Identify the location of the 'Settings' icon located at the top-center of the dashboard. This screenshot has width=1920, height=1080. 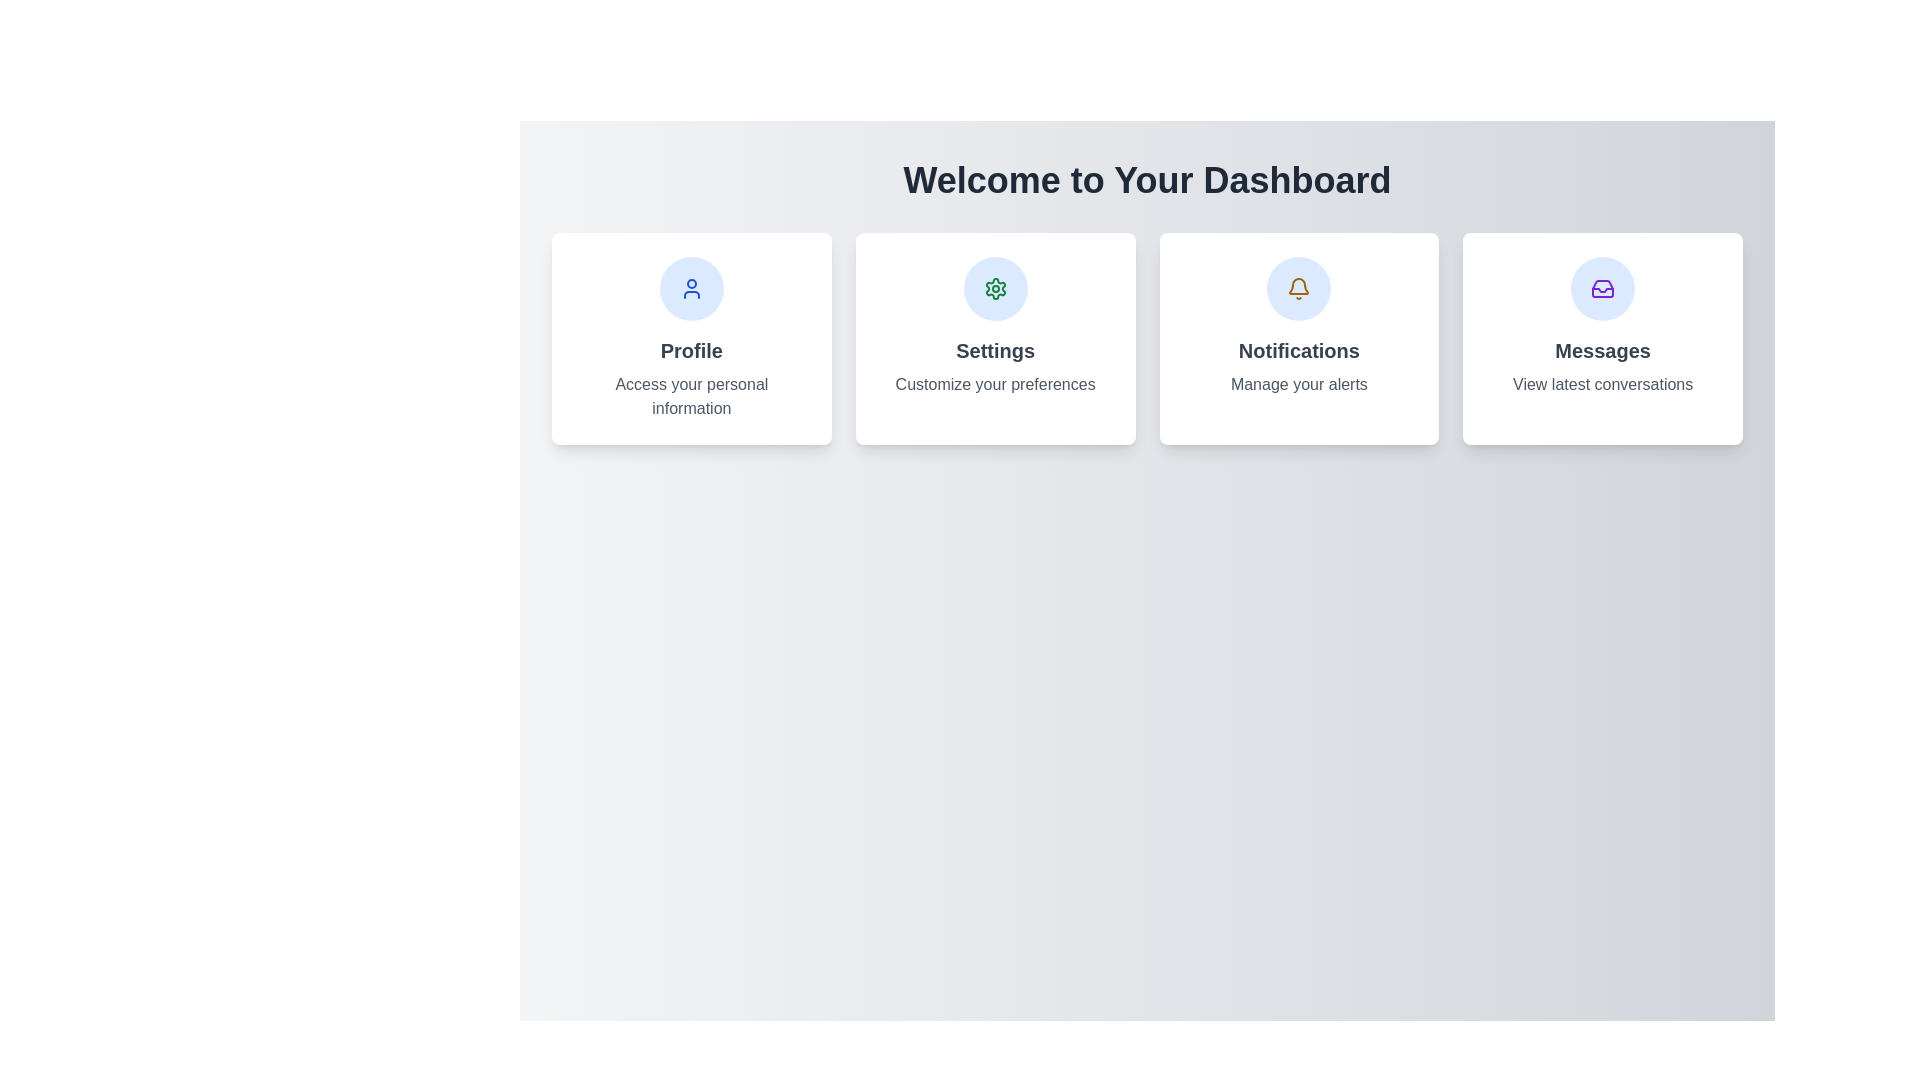
(995, 289).